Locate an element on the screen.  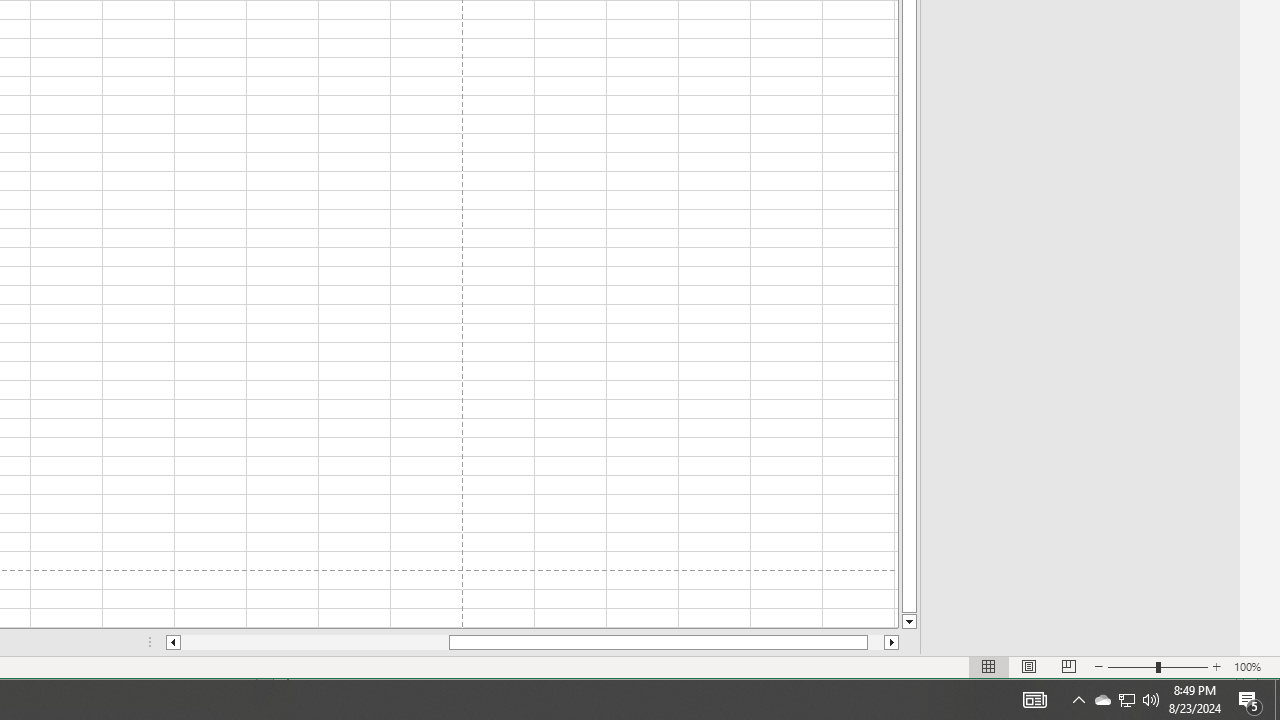
'Page left' is located at coordinates (313, 642).